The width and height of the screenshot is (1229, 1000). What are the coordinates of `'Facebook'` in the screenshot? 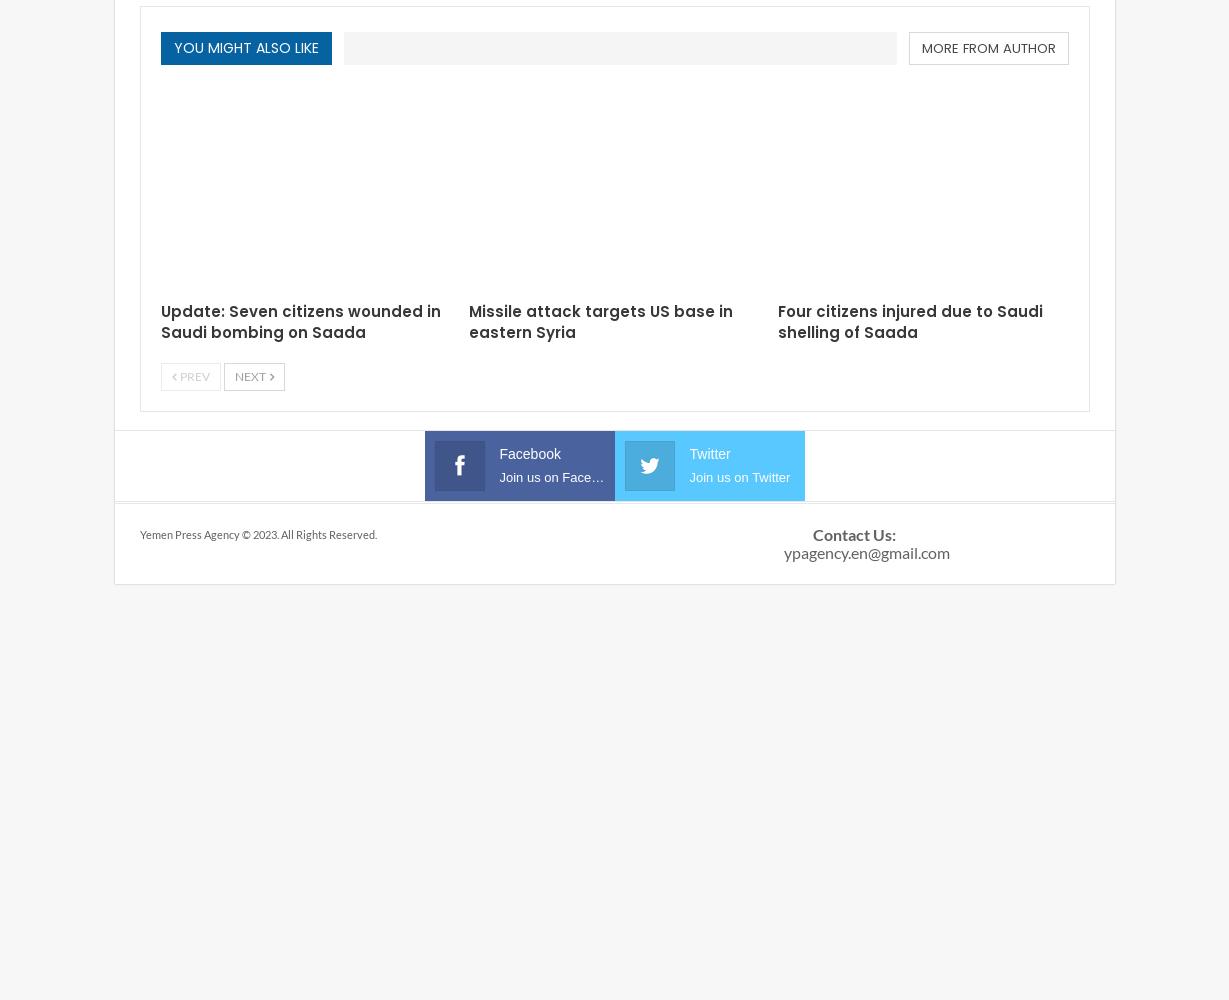 It's located at (529, 453).